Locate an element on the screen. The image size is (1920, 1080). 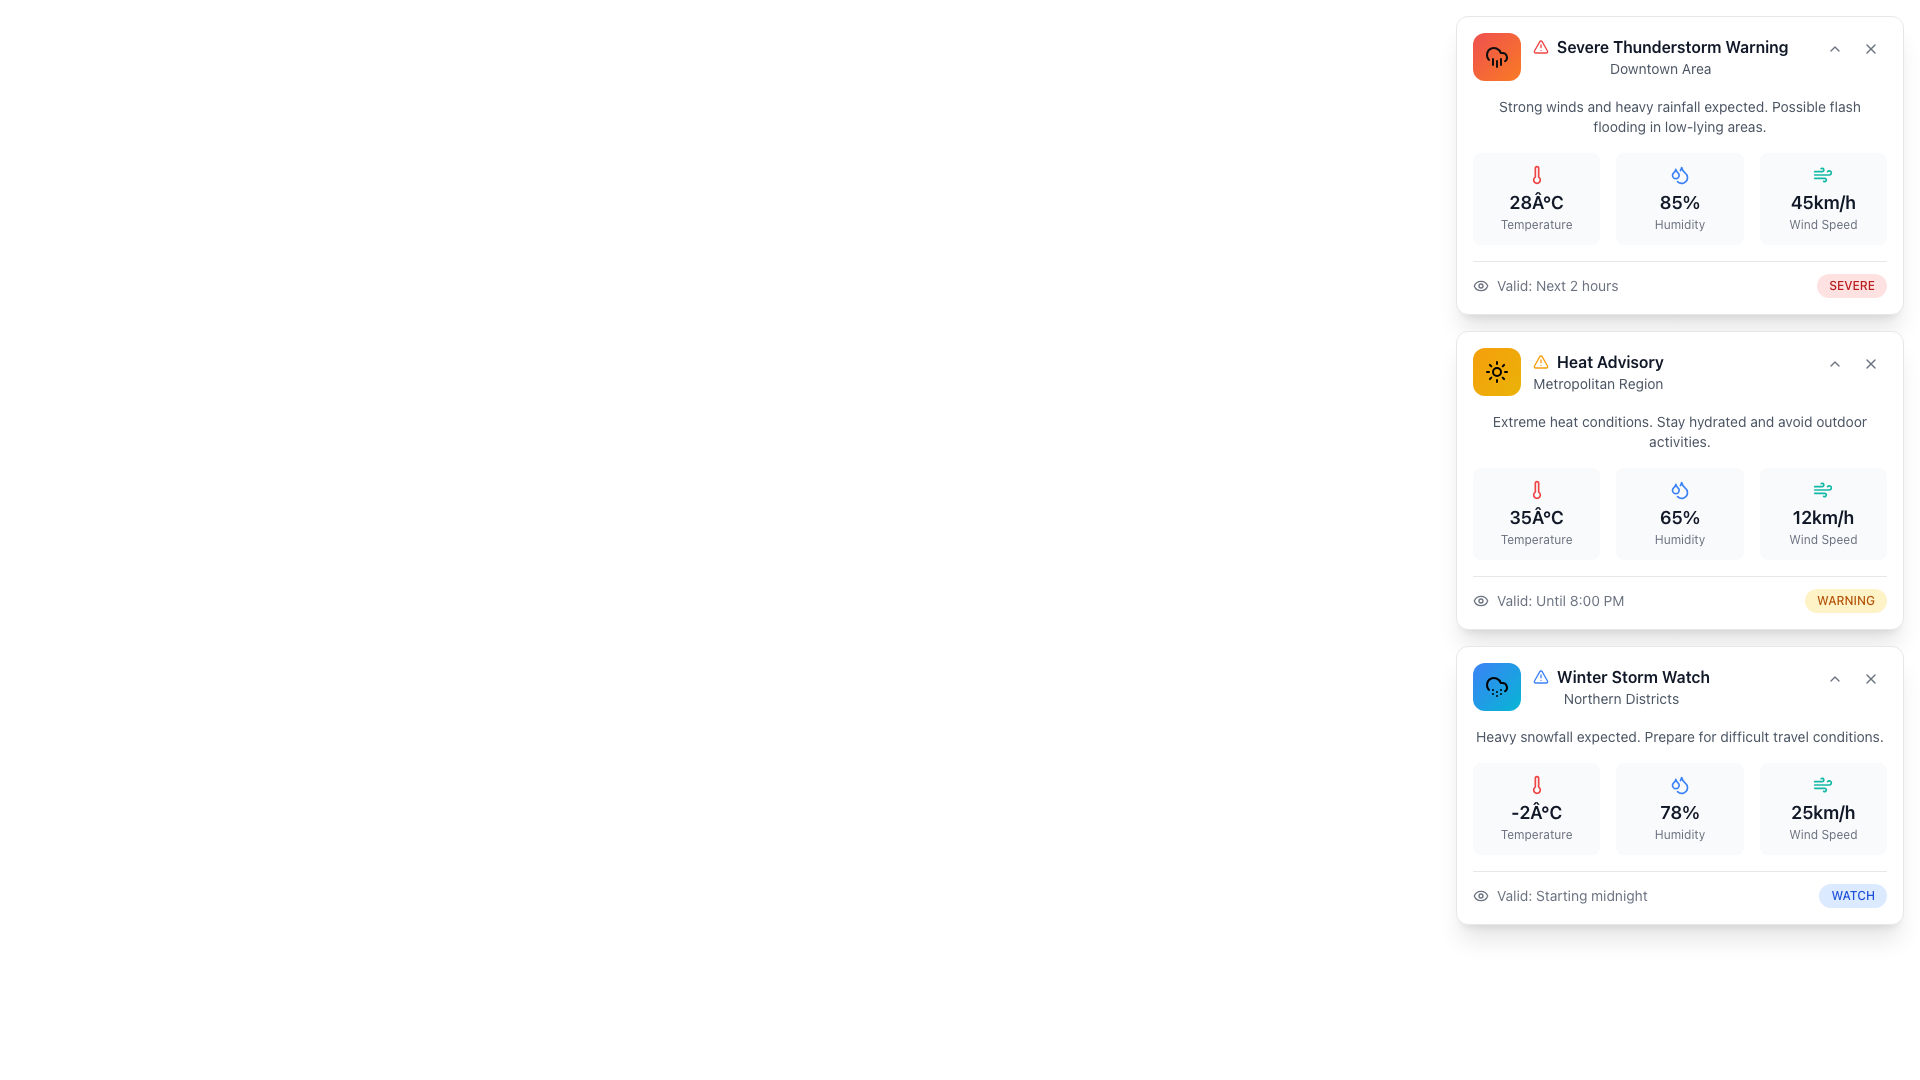
the collapse button located at the top-right corner of the 'Severe Thunderstorm Warning' card to receive potential visual feedback is located at coordinates (1834, 48).